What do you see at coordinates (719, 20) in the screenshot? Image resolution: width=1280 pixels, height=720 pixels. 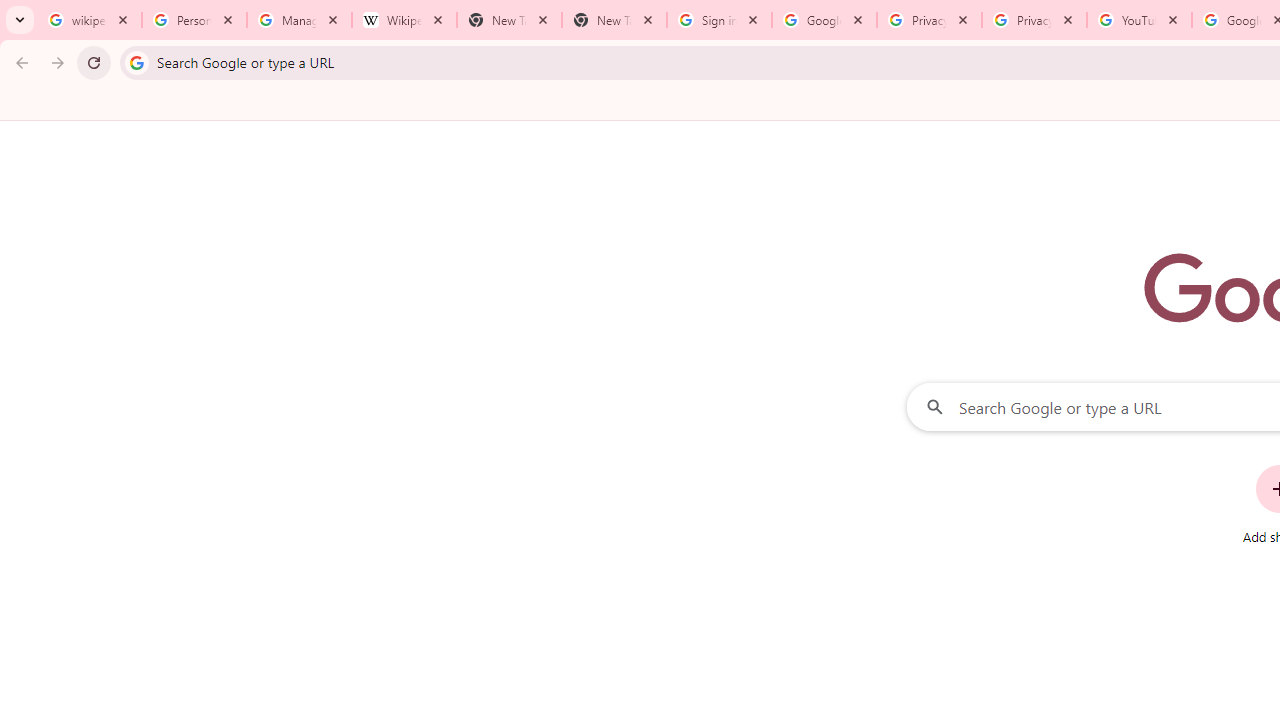 I see `'Sign in - Google Accounts'` at bounding box center [719, 20].